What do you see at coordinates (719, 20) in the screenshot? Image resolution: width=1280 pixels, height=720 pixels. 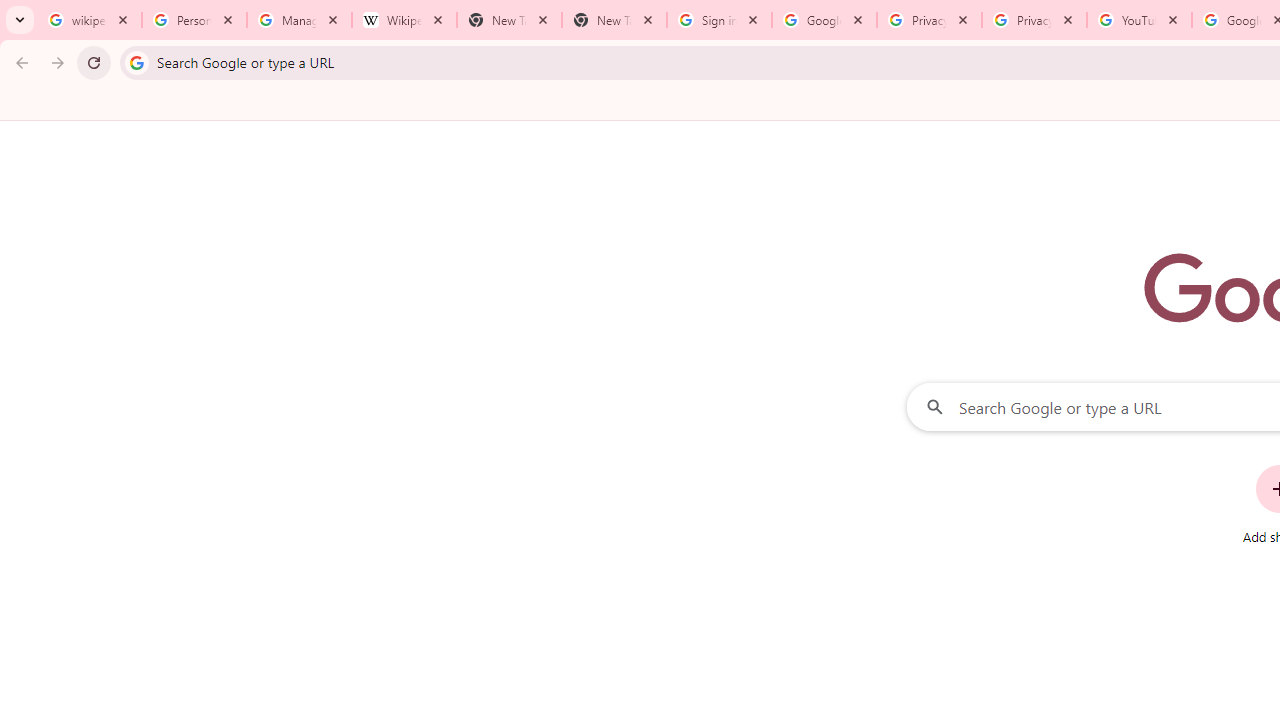 I see `'Sign in - Google Accounts'` at bounding box center [719, 20].